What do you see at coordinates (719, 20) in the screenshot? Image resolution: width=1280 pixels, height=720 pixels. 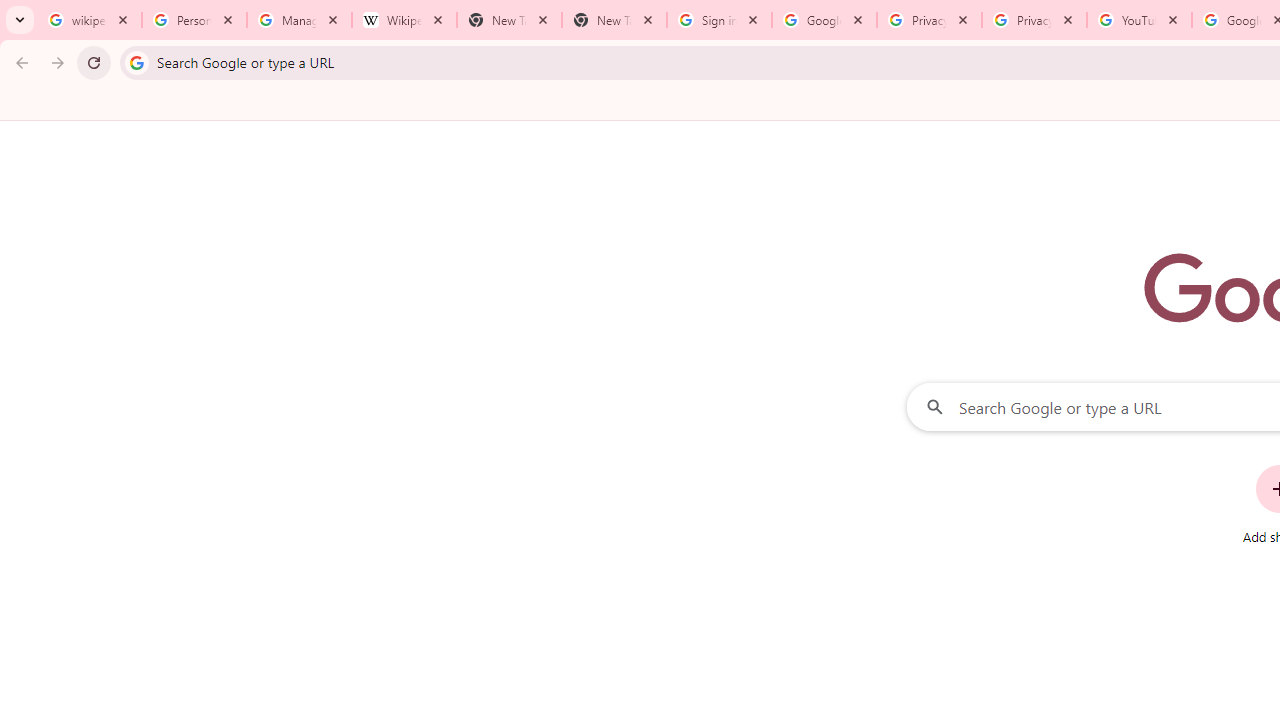 I see `'Sign in - Google Accounts'` at bounding box center [719, 20].